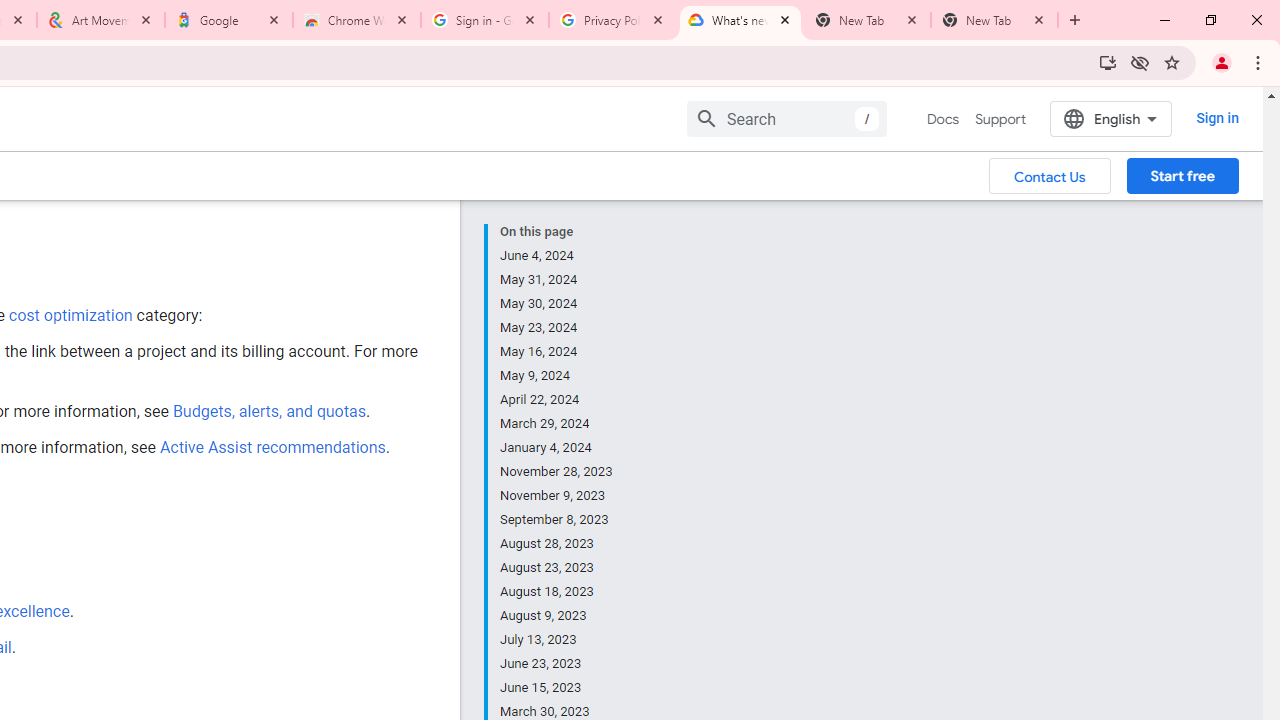 This screenshot has width=1280, height=720. I want to click on 'March 29, 2024', so click(557, 423).